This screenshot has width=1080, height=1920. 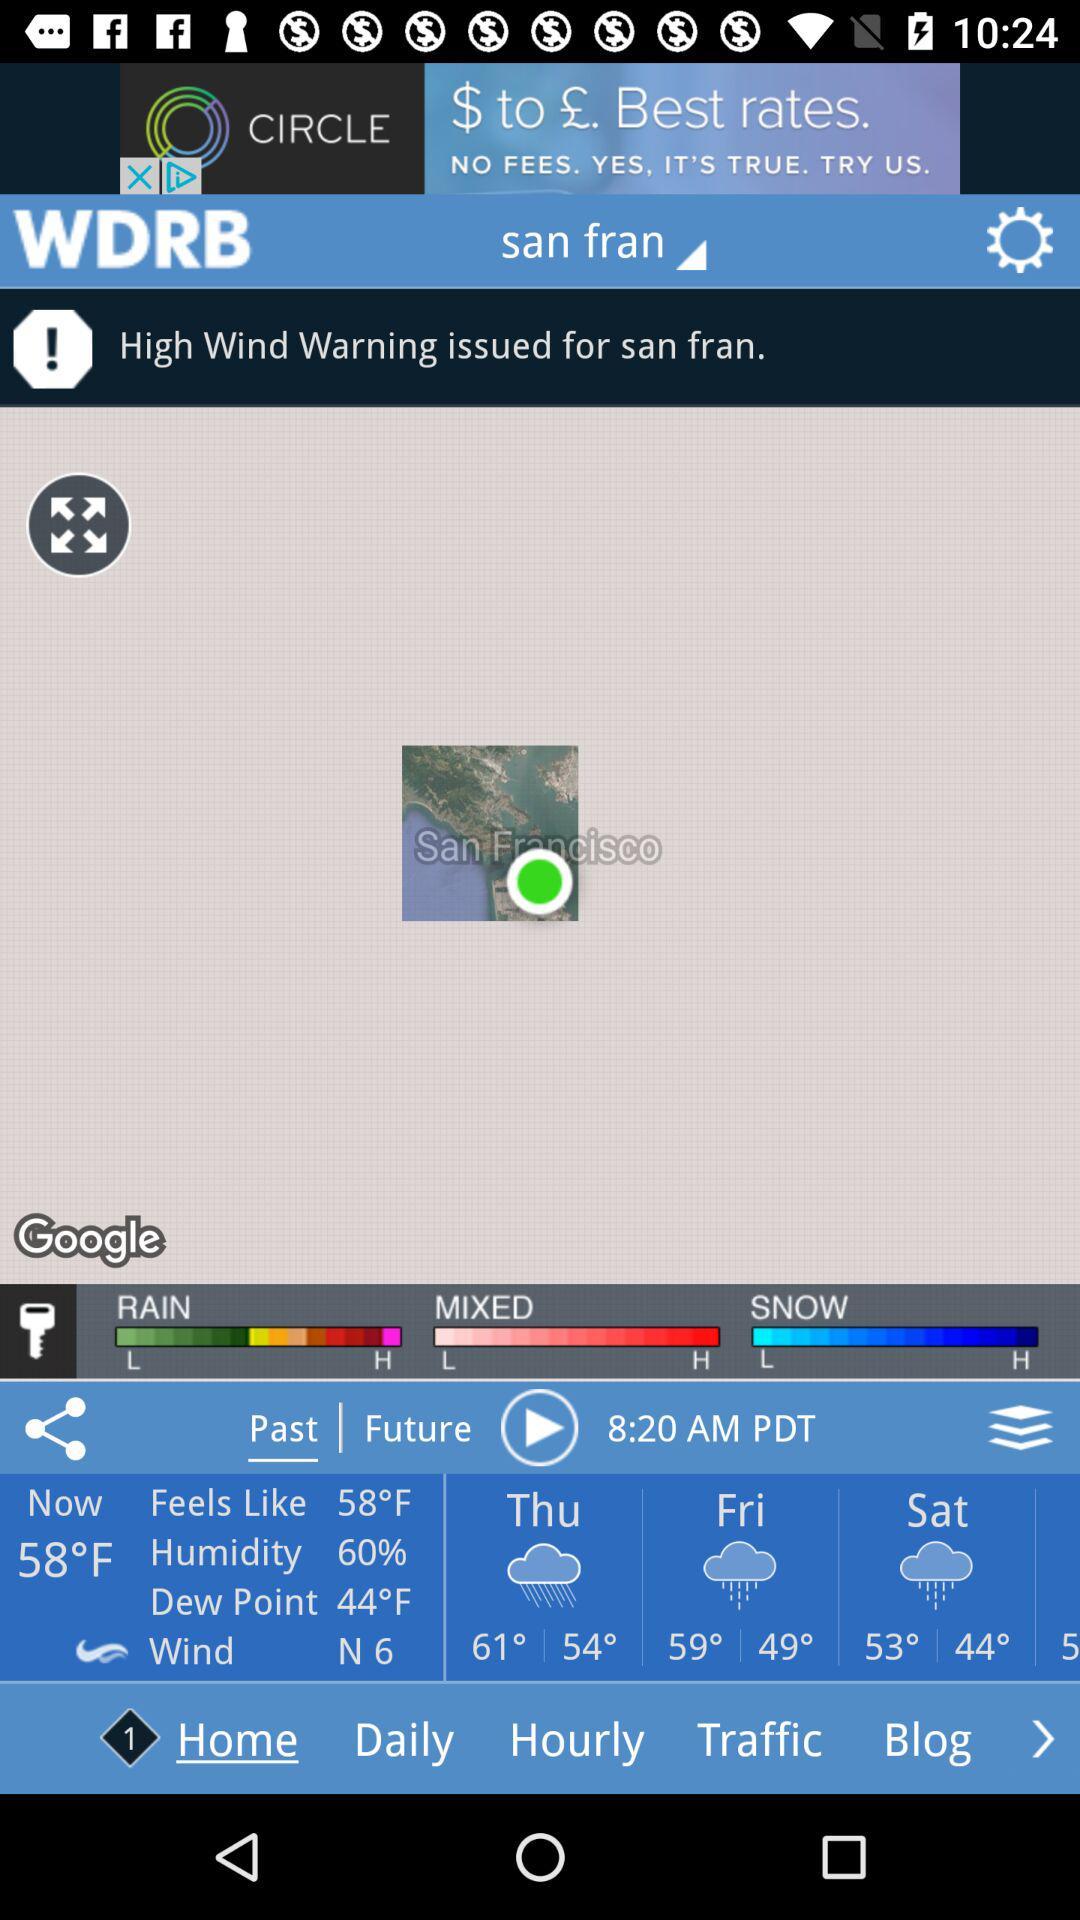 What do you see at coordinates (58, 1426) in the screenshot?
I see `share` at bounding box center [58, 1426].